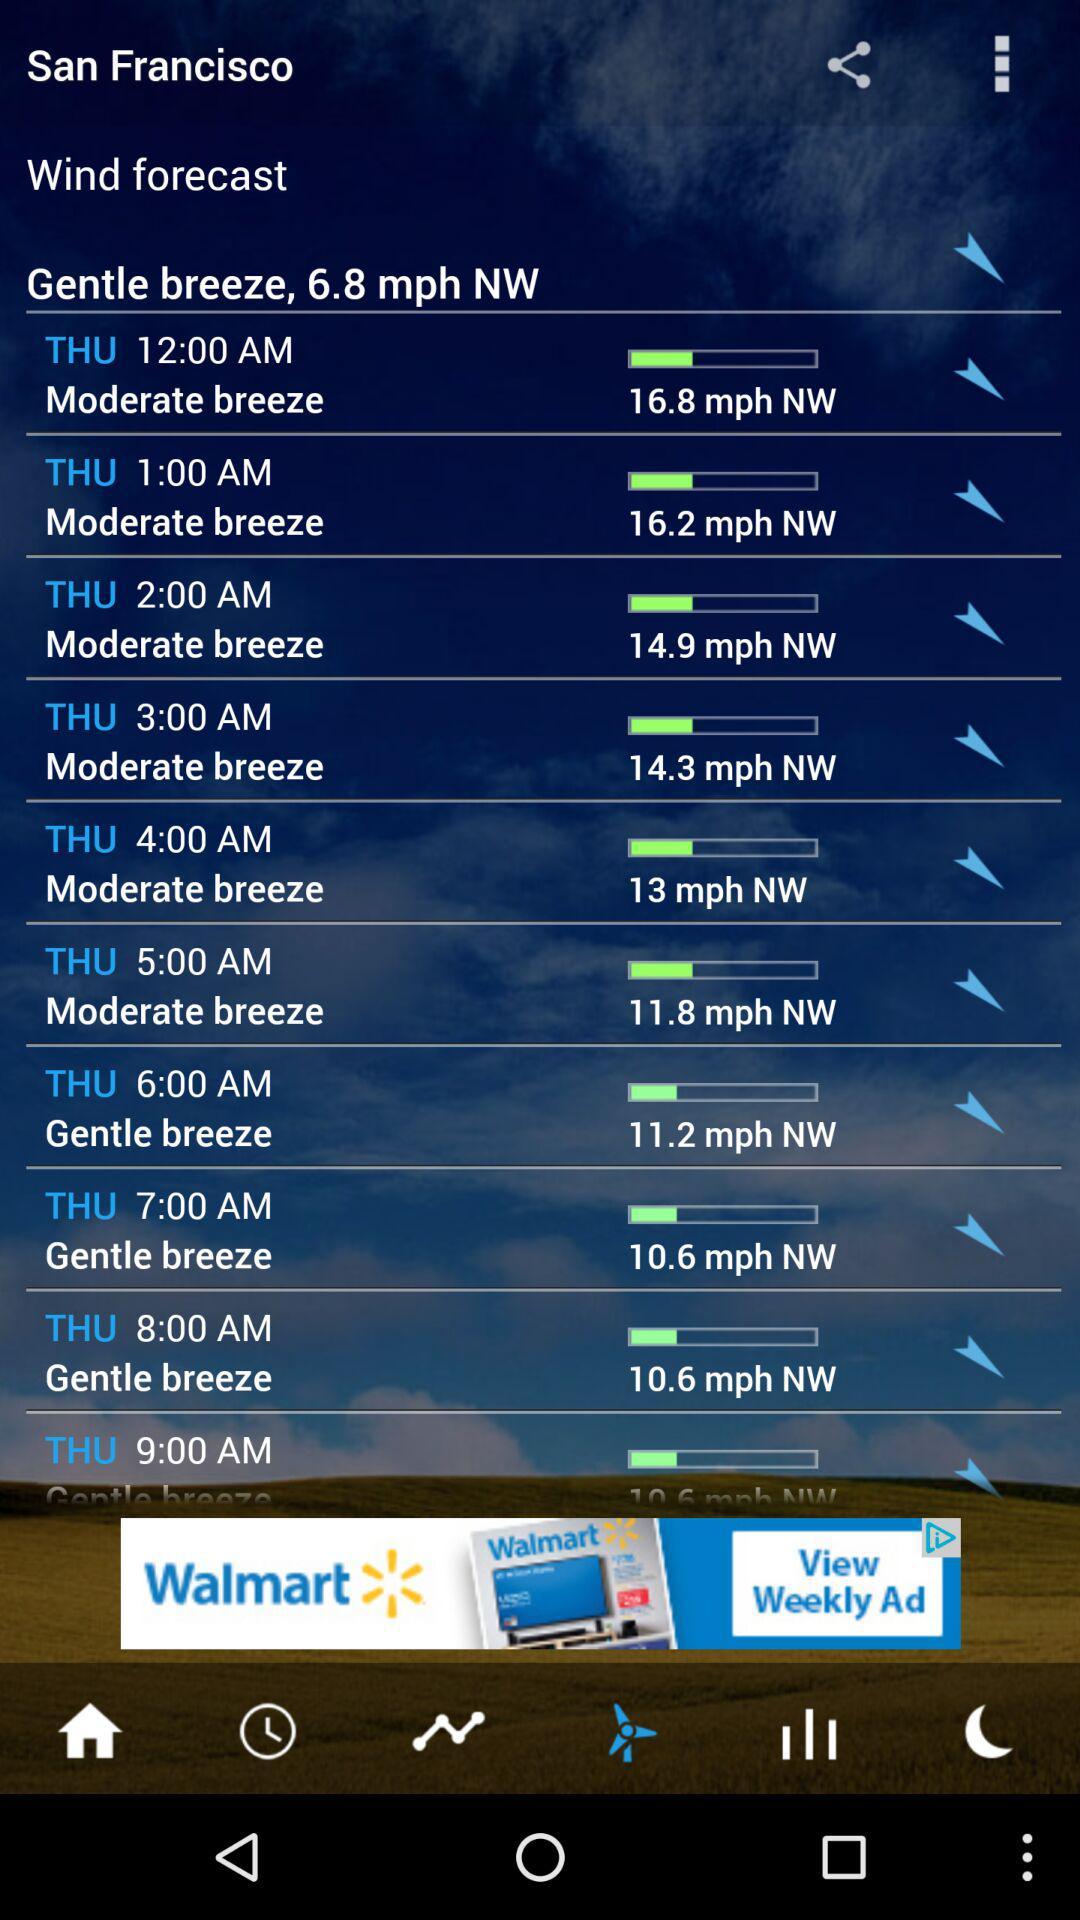 This screenshot has height=1920, width=1080. What do you see at coordinates (848, 68) in the screenshot?
I see `the share icon` at bounding box center [848, 68].